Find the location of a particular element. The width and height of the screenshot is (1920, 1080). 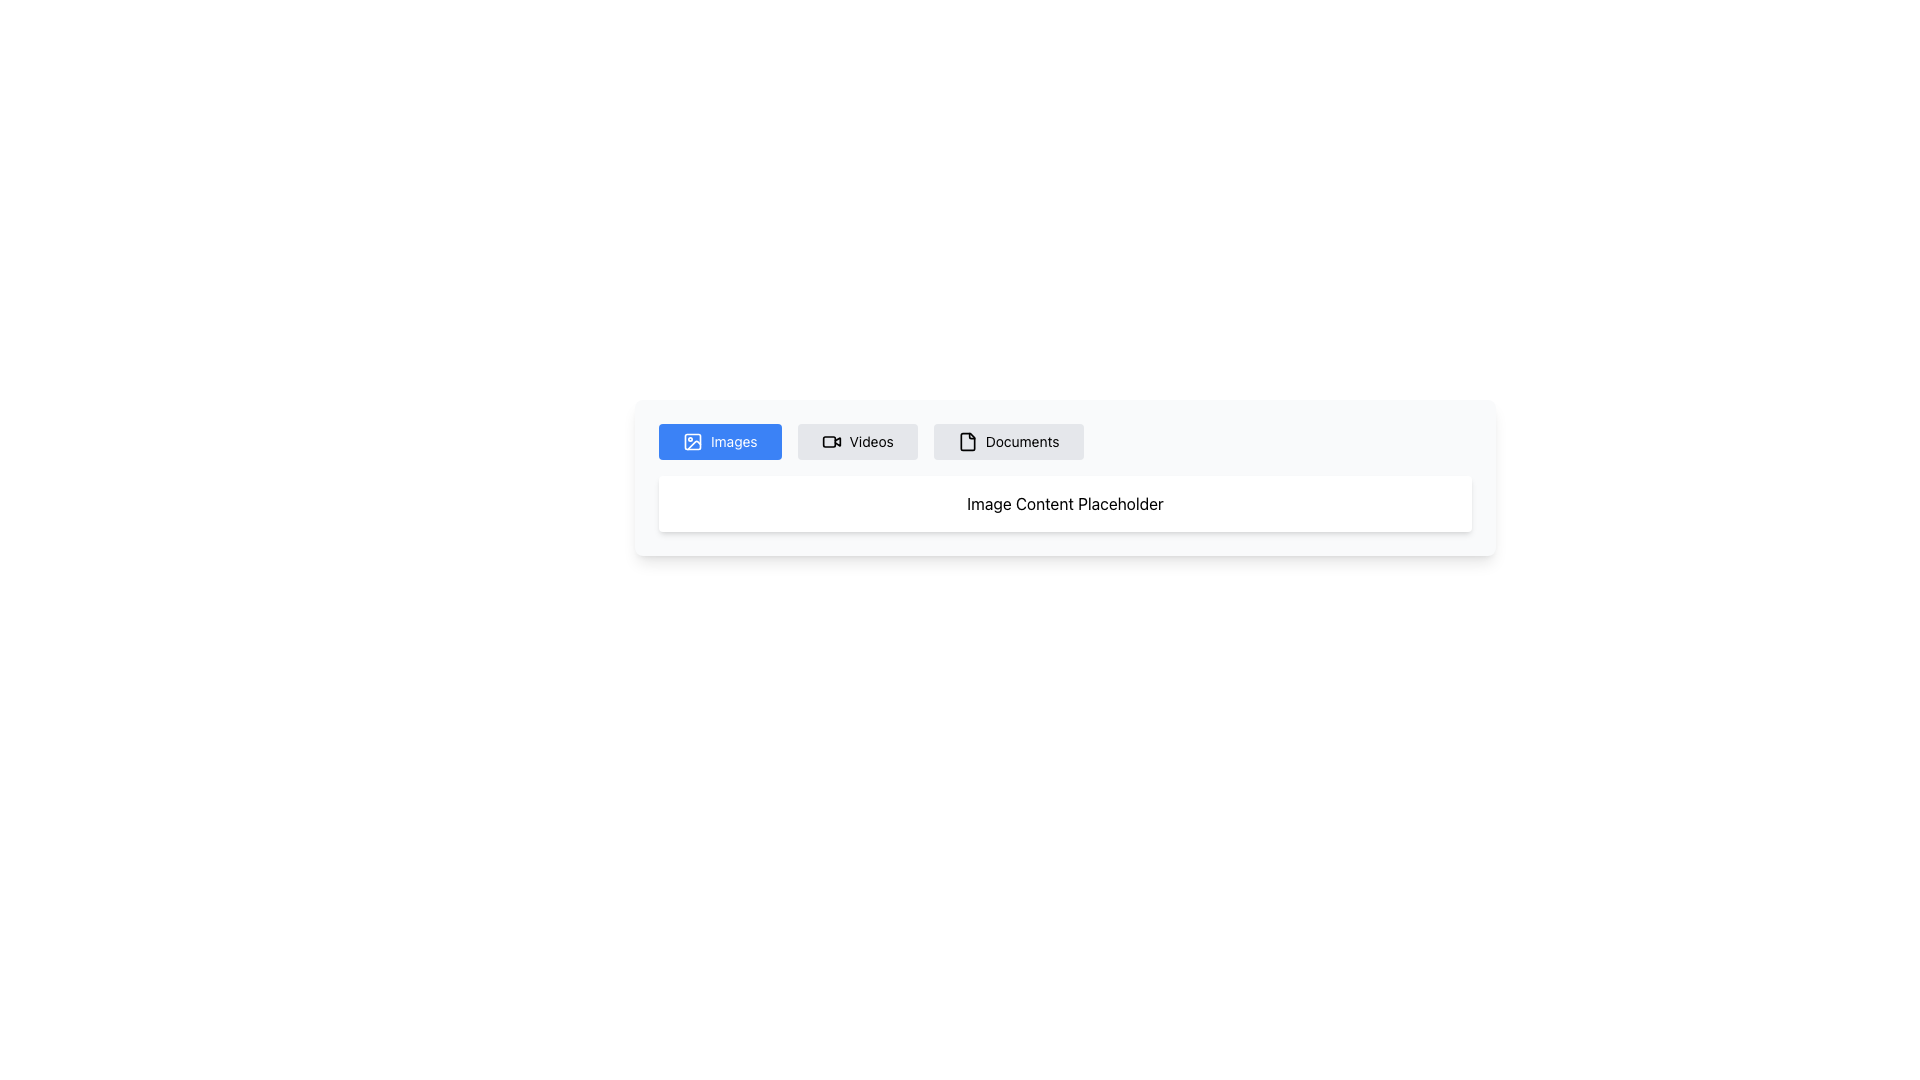

the 'Images' button label located in the upper left of the main content area, which is part of a button group and positioned to the right of an image icon is located at coordinates (733, 441).